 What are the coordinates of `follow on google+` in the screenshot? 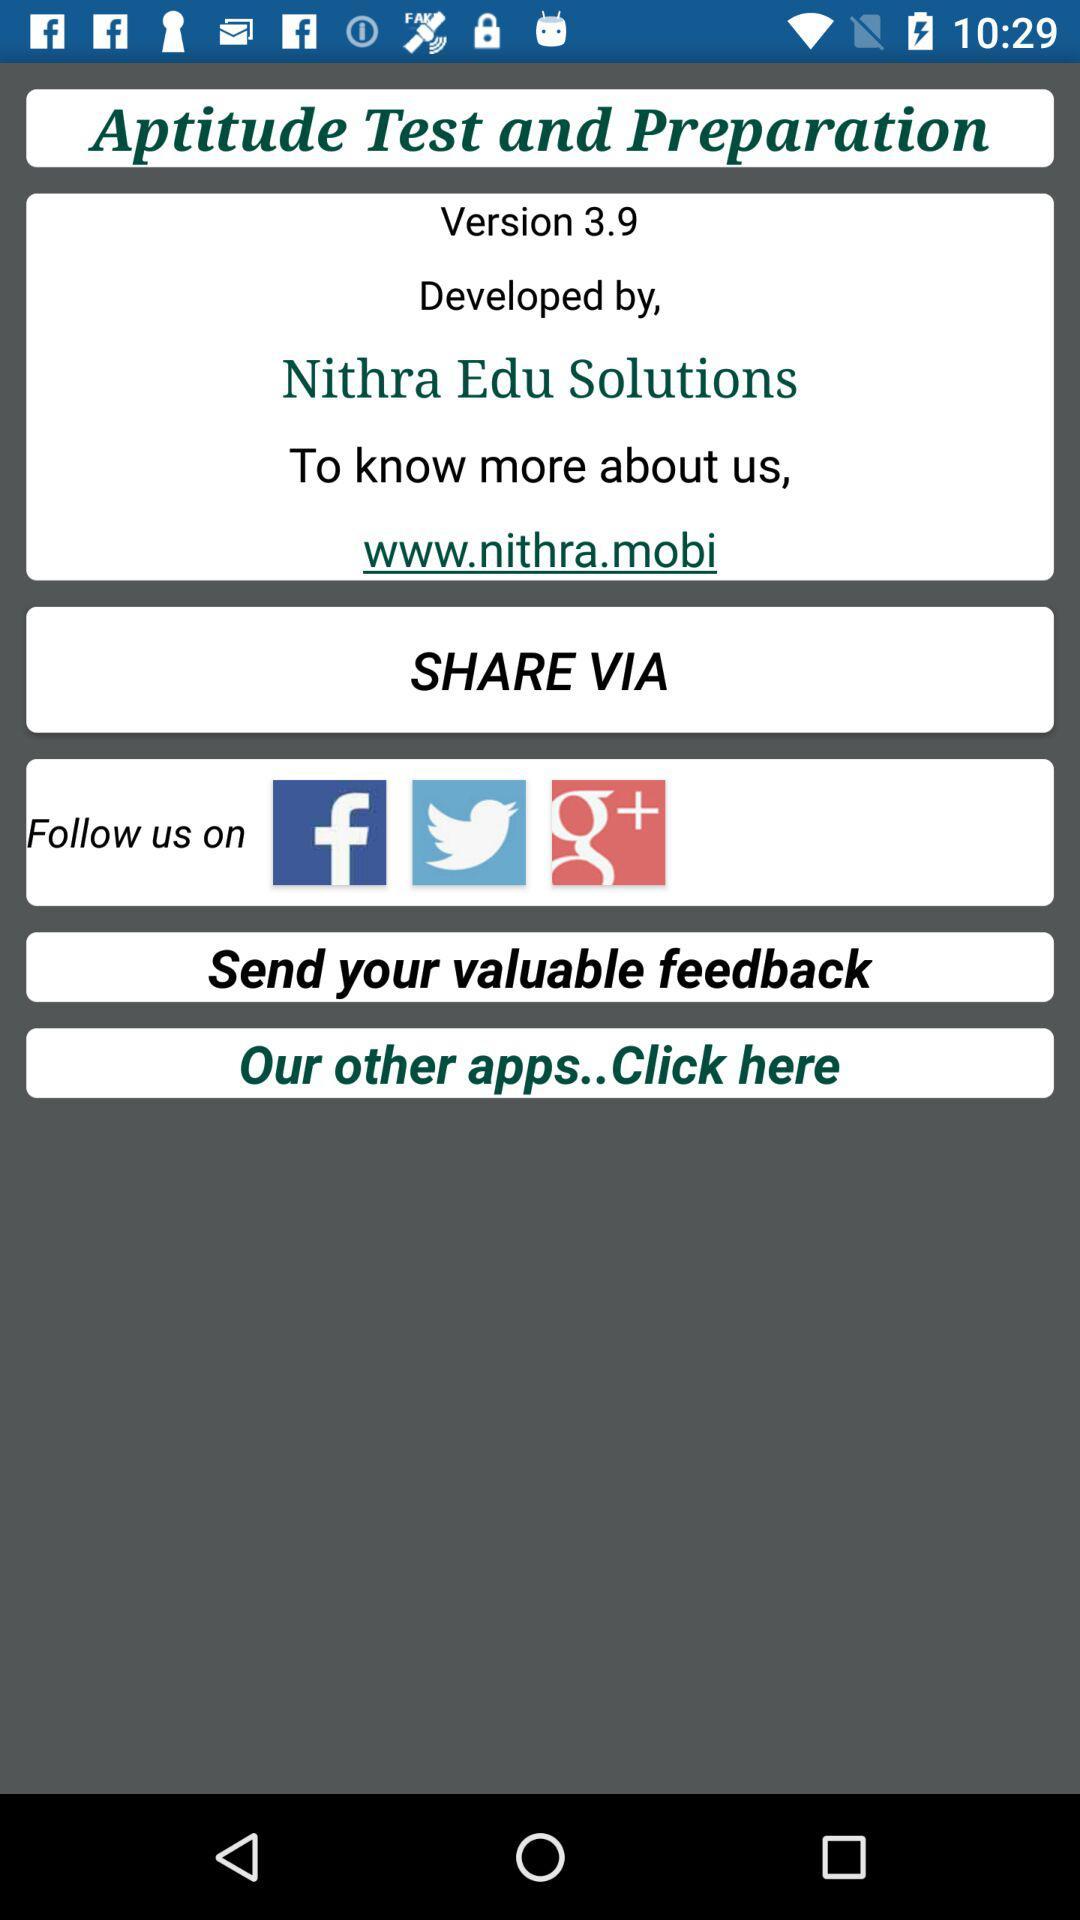 It's located at (607, 832).